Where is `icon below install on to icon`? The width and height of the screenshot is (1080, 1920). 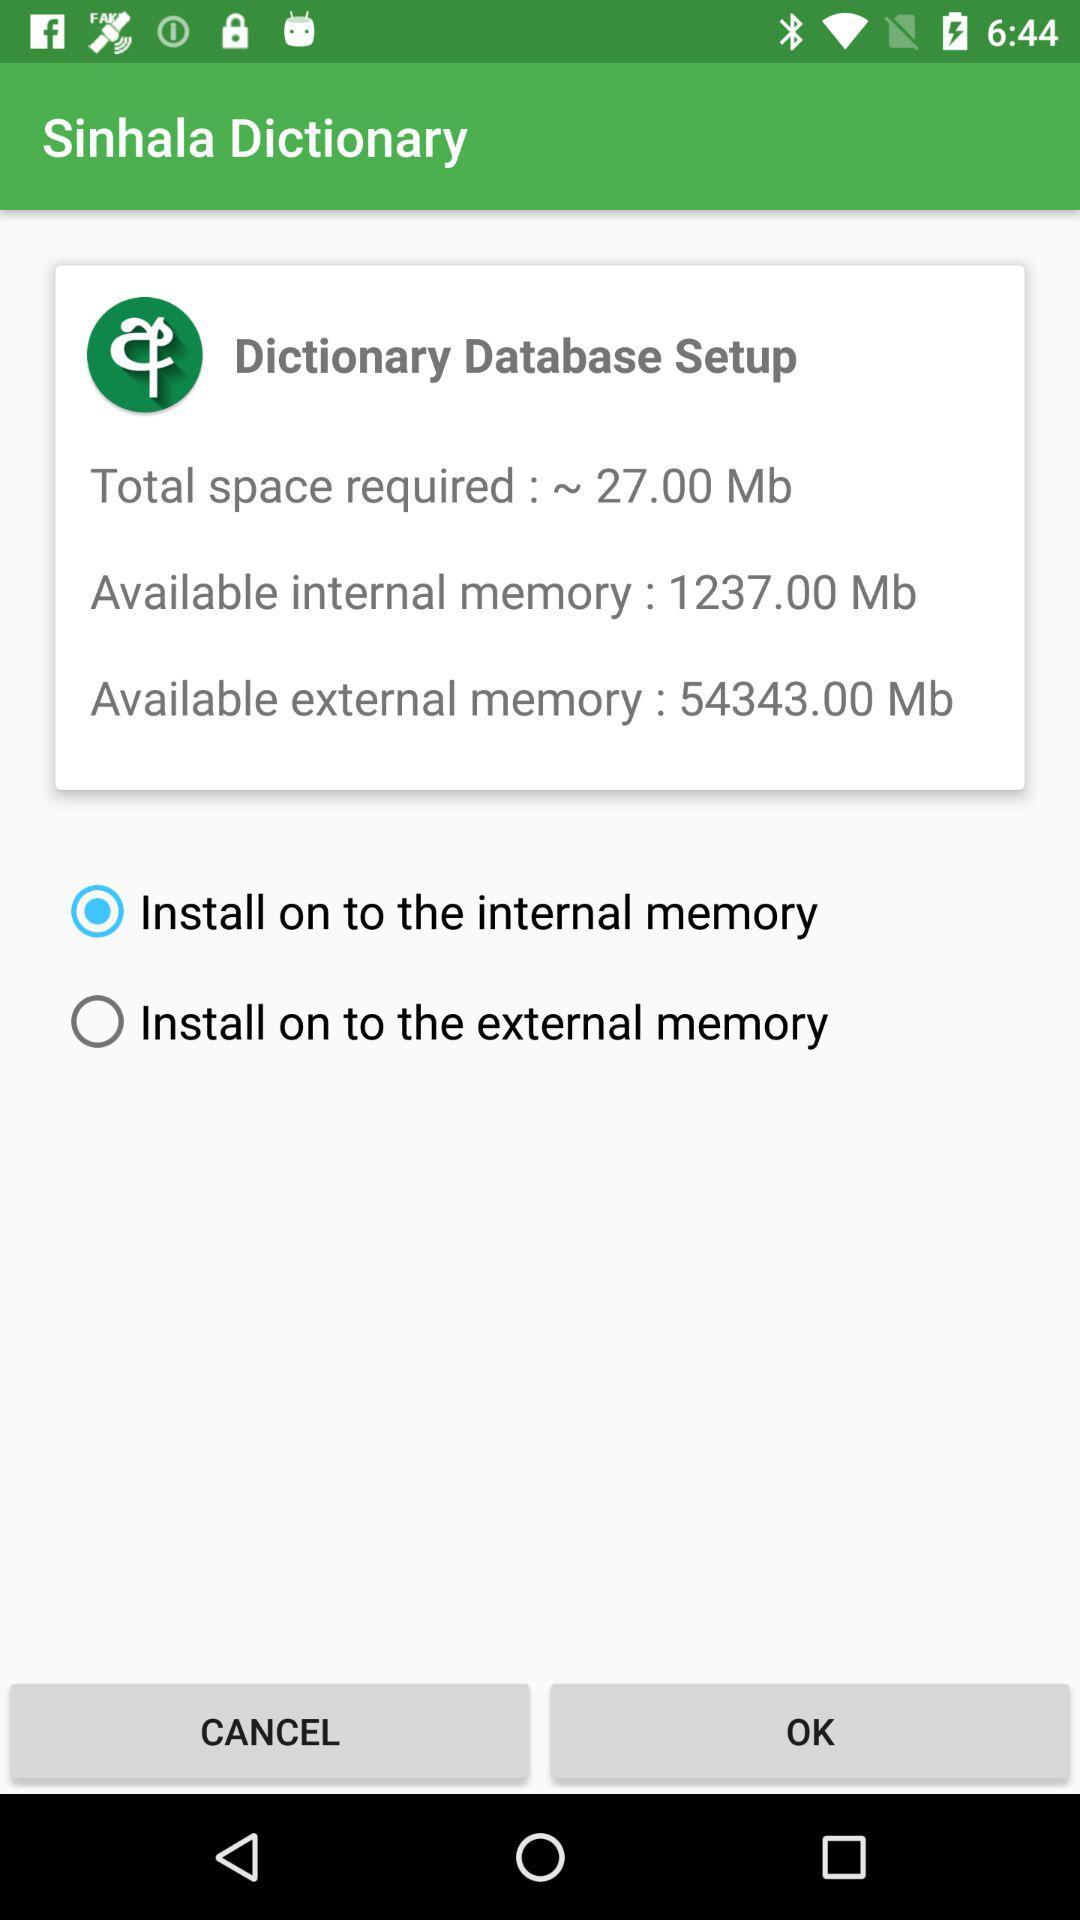 icon below install on to icon is located at coordinates (810, 1730).